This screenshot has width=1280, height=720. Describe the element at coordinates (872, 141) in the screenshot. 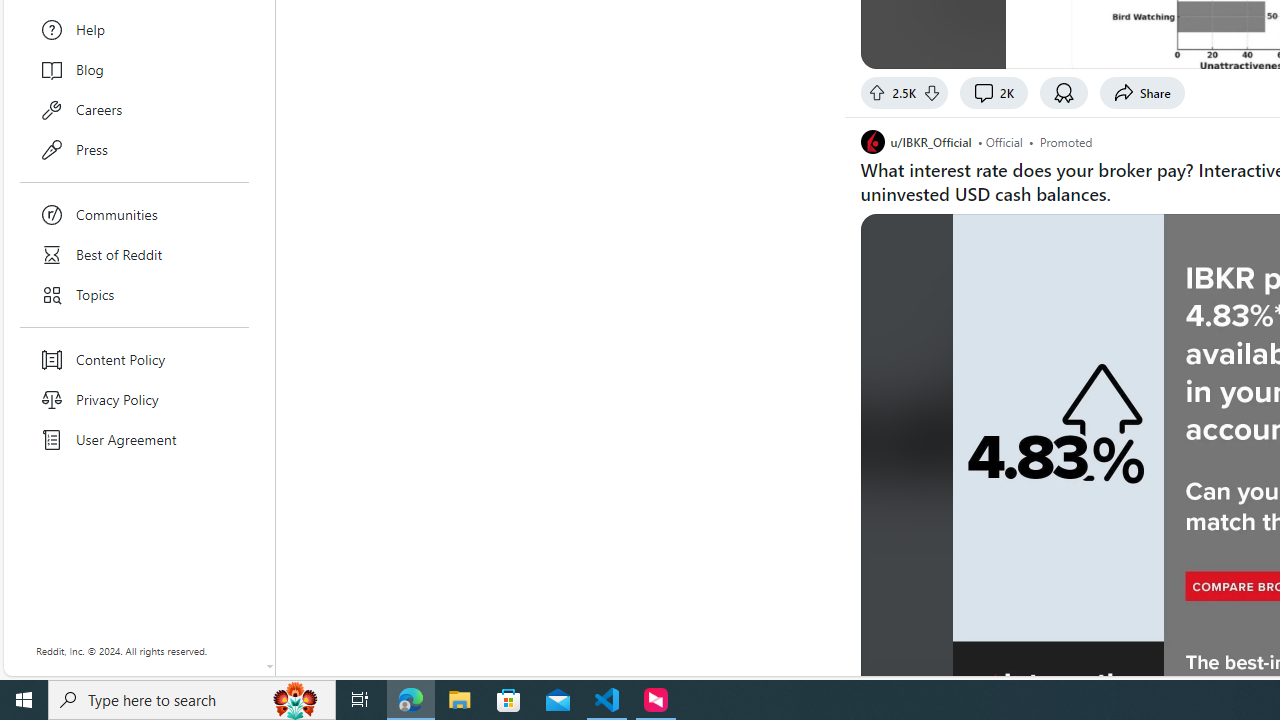

I see `'u/IBKR_Official avatar'` at that location.